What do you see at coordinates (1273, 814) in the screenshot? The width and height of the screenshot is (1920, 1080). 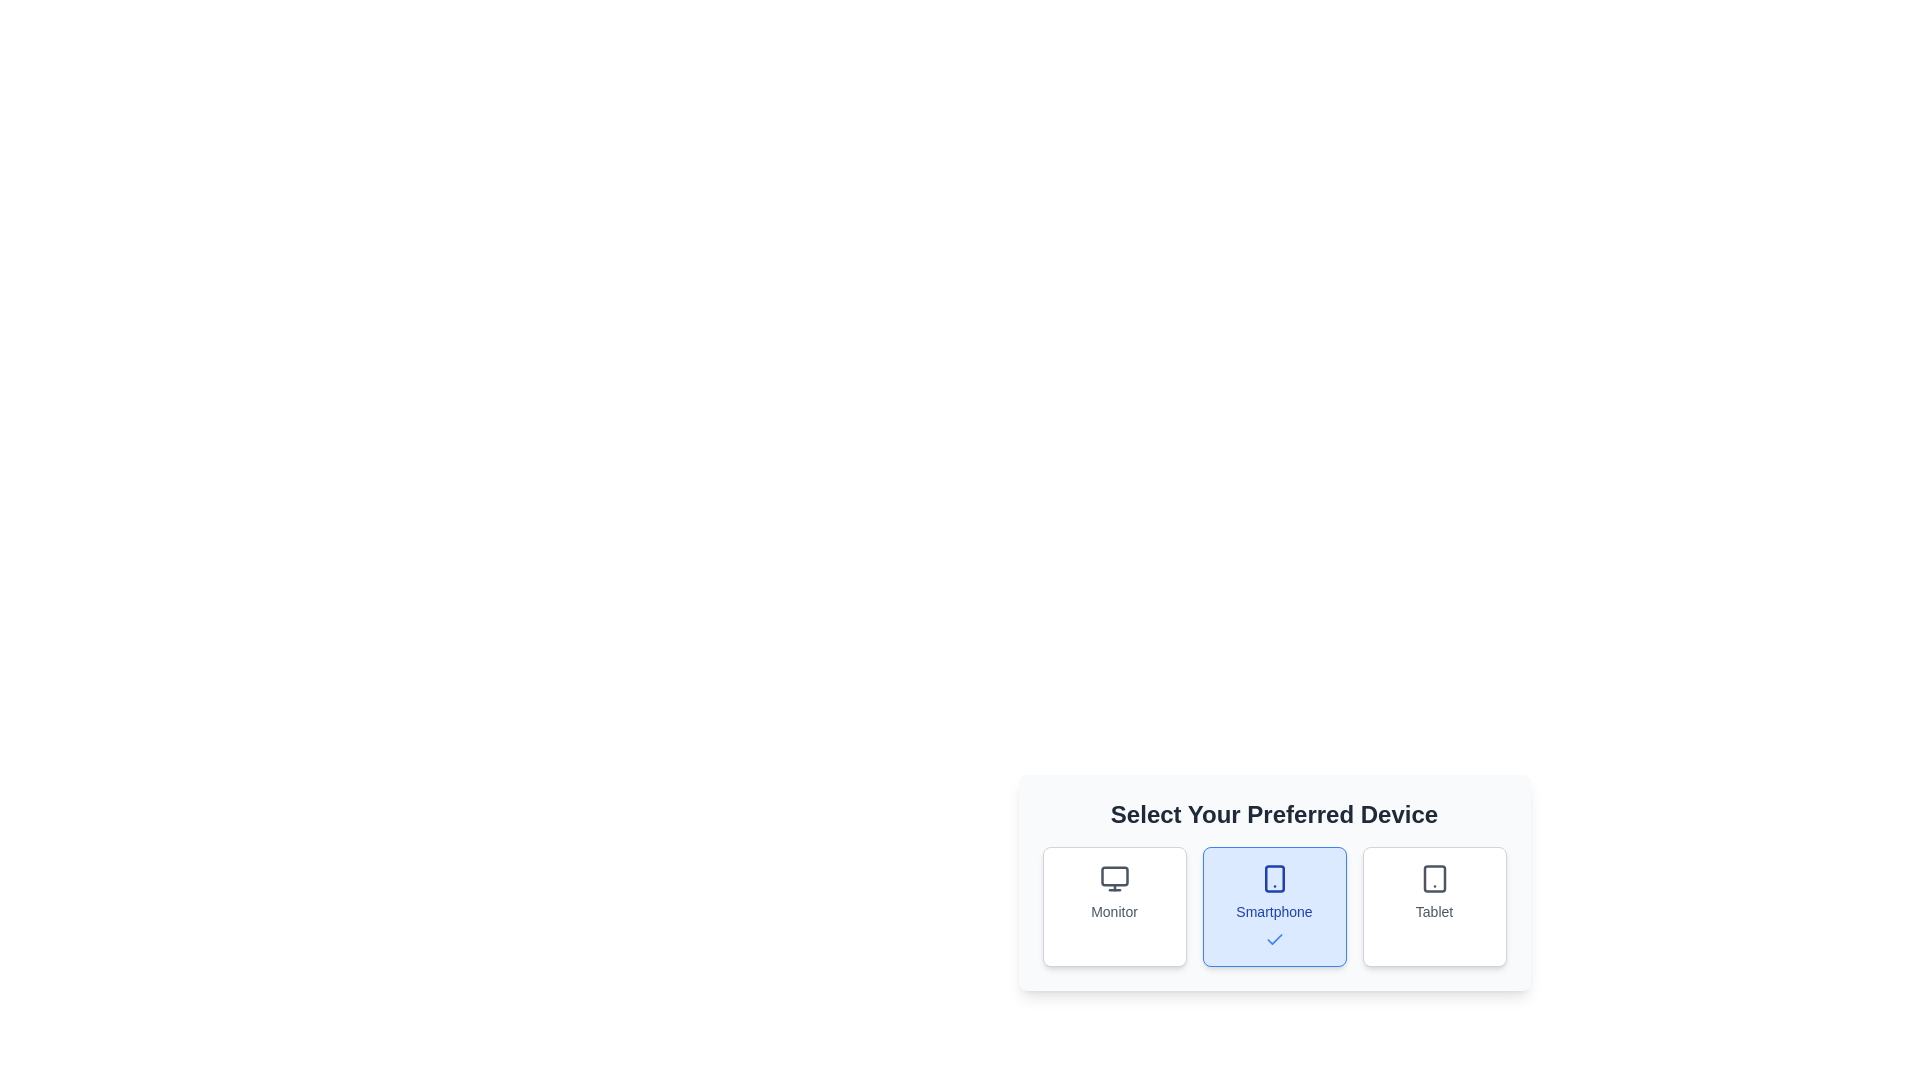 I see `text from the Text Label that serves as a title or instruction for the selection options above the grid of items` at bounding box center [1273, 814].